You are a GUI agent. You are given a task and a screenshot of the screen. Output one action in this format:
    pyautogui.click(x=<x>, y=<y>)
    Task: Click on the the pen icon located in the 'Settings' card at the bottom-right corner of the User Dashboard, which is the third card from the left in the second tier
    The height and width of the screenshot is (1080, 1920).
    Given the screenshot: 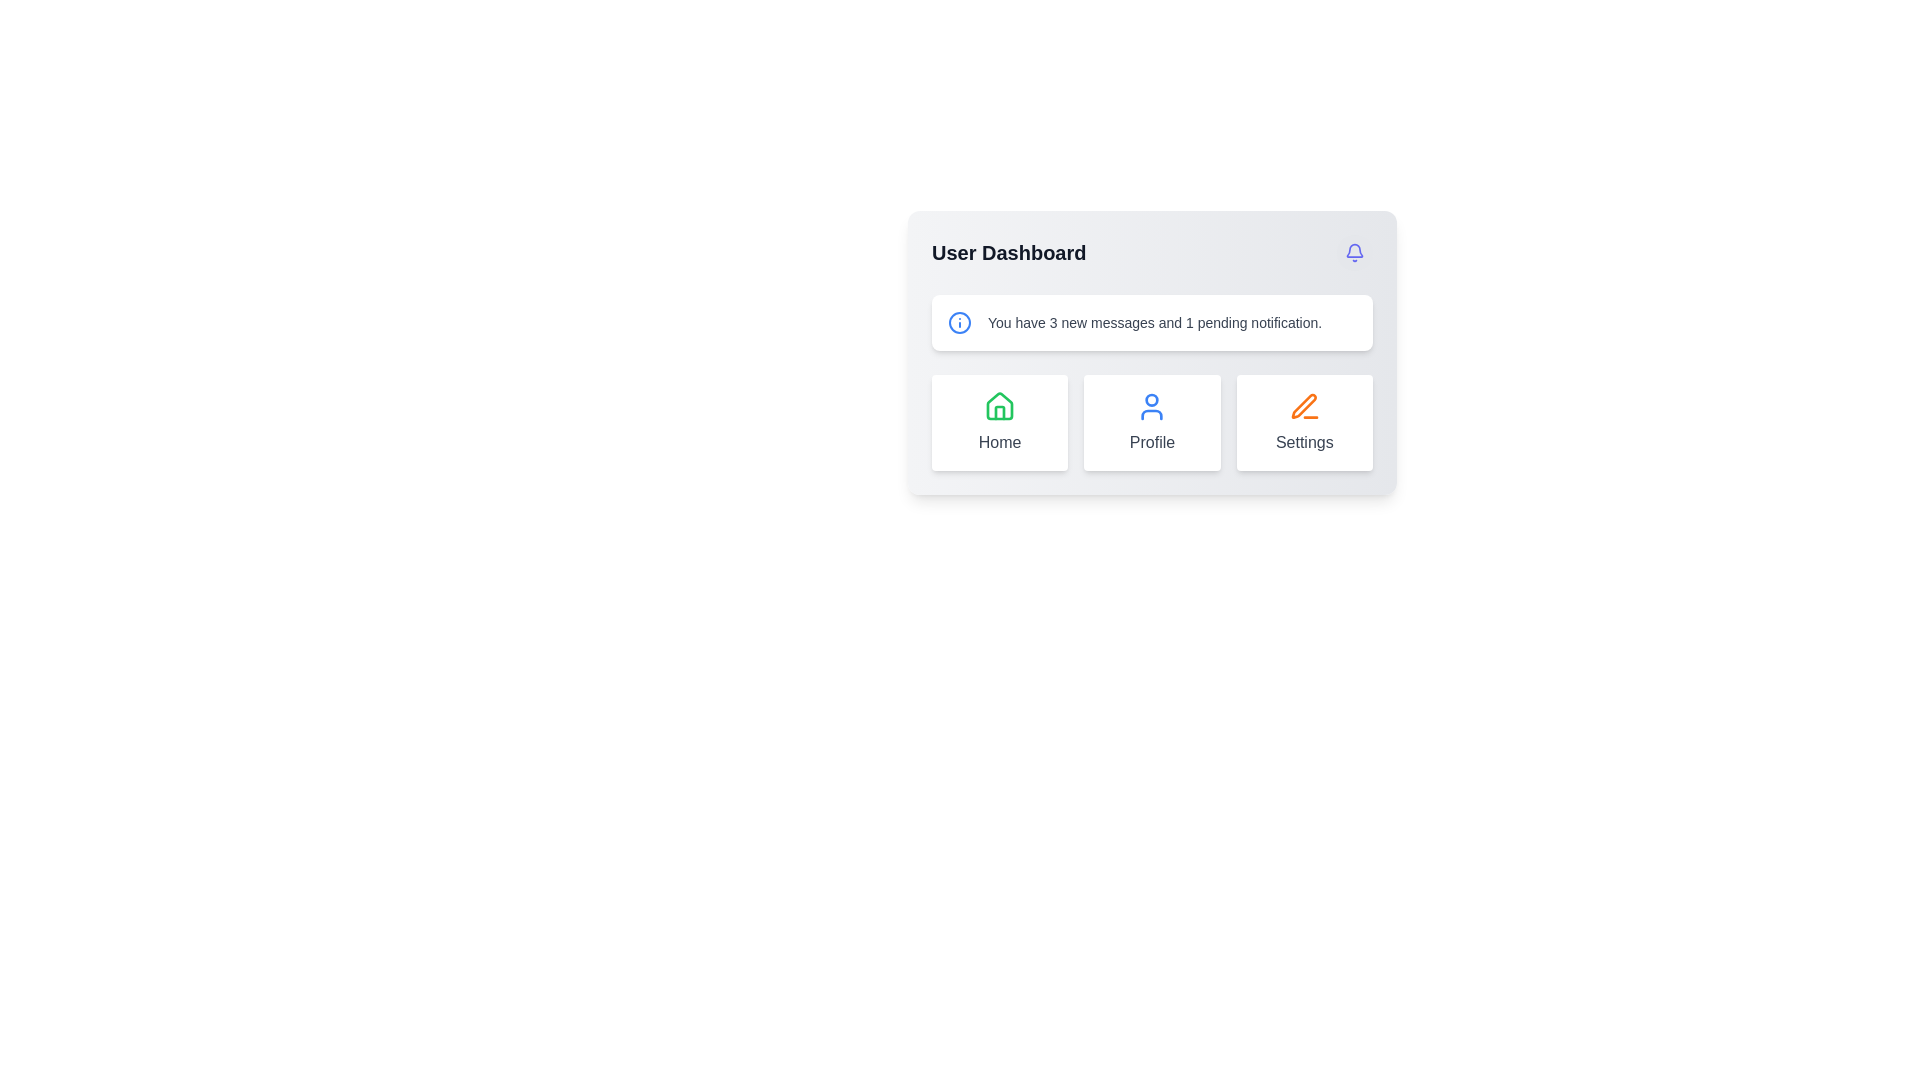 What is the action you would take?
    pyautogui.click(x=1304, y=406)
    